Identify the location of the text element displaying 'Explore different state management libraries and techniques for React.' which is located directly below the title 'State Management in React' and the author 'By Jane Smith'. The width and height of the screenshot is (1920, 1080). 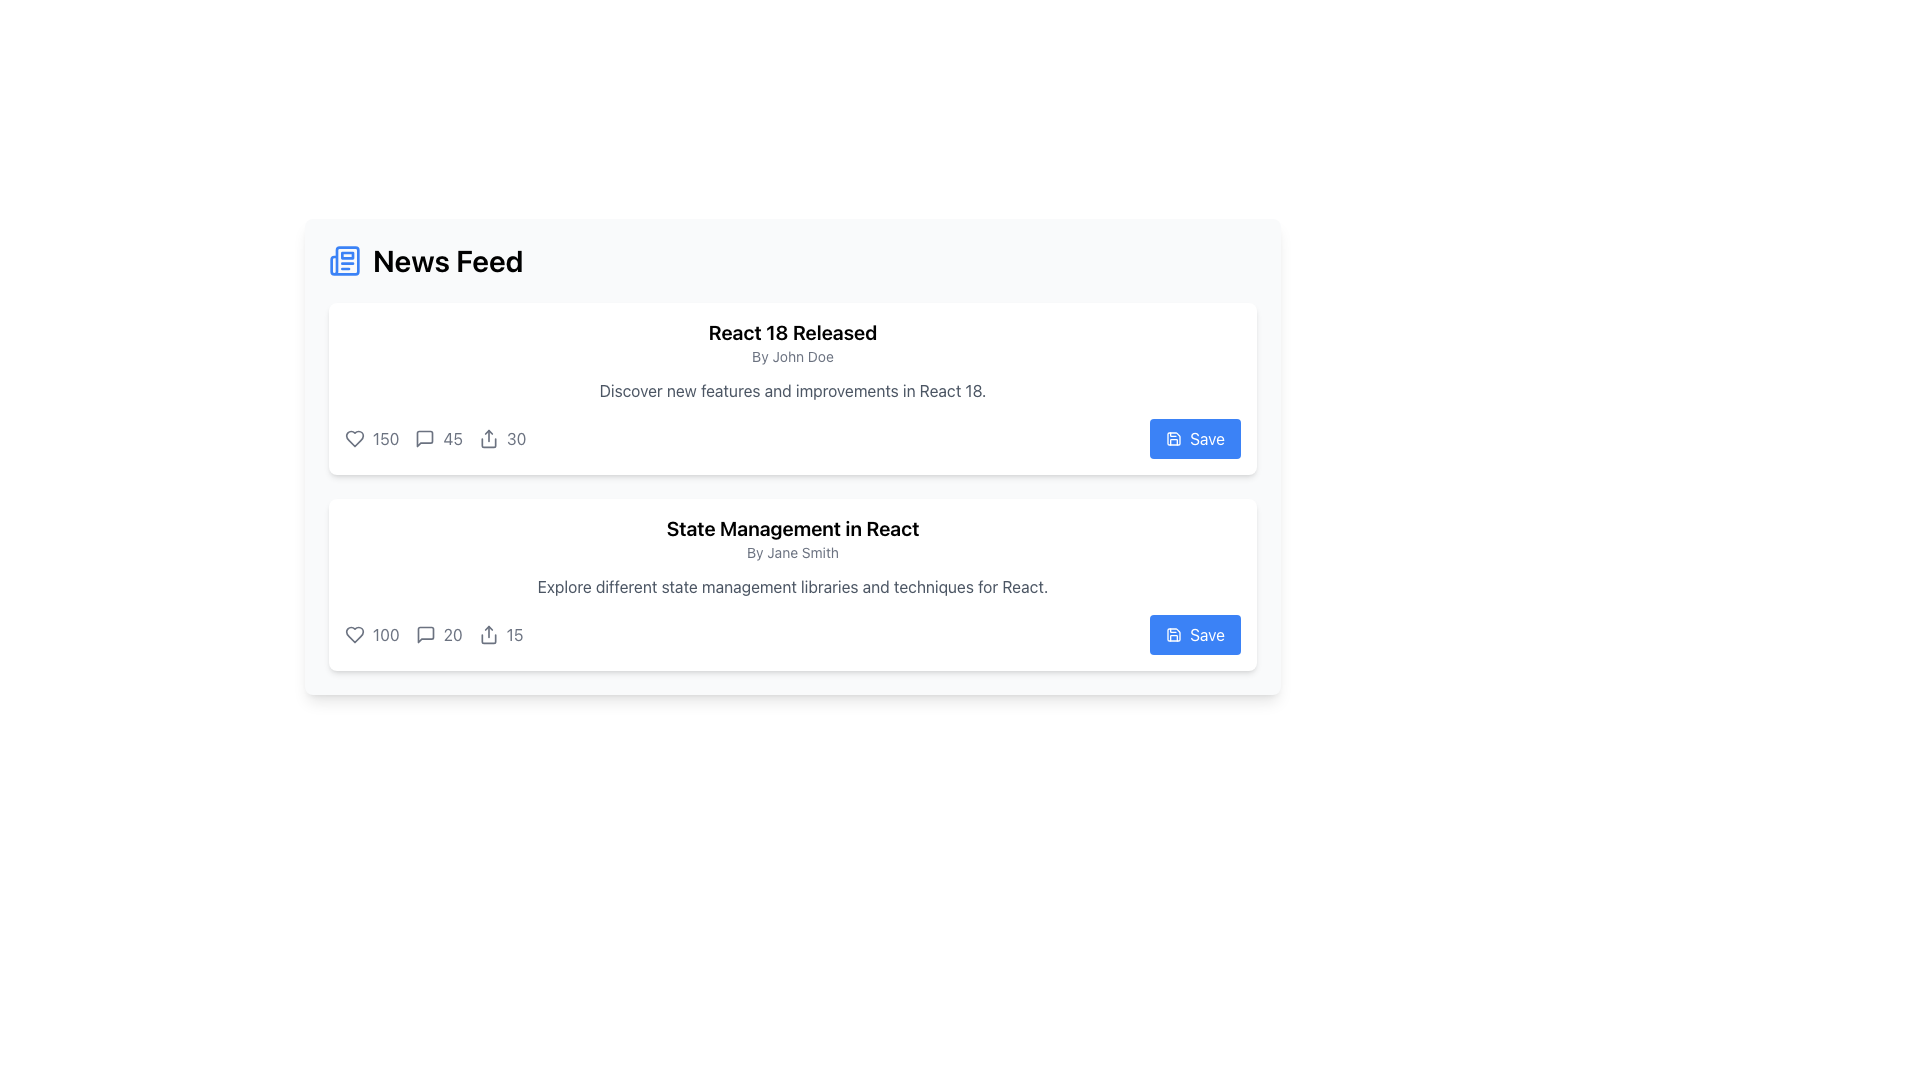
(791, 585).